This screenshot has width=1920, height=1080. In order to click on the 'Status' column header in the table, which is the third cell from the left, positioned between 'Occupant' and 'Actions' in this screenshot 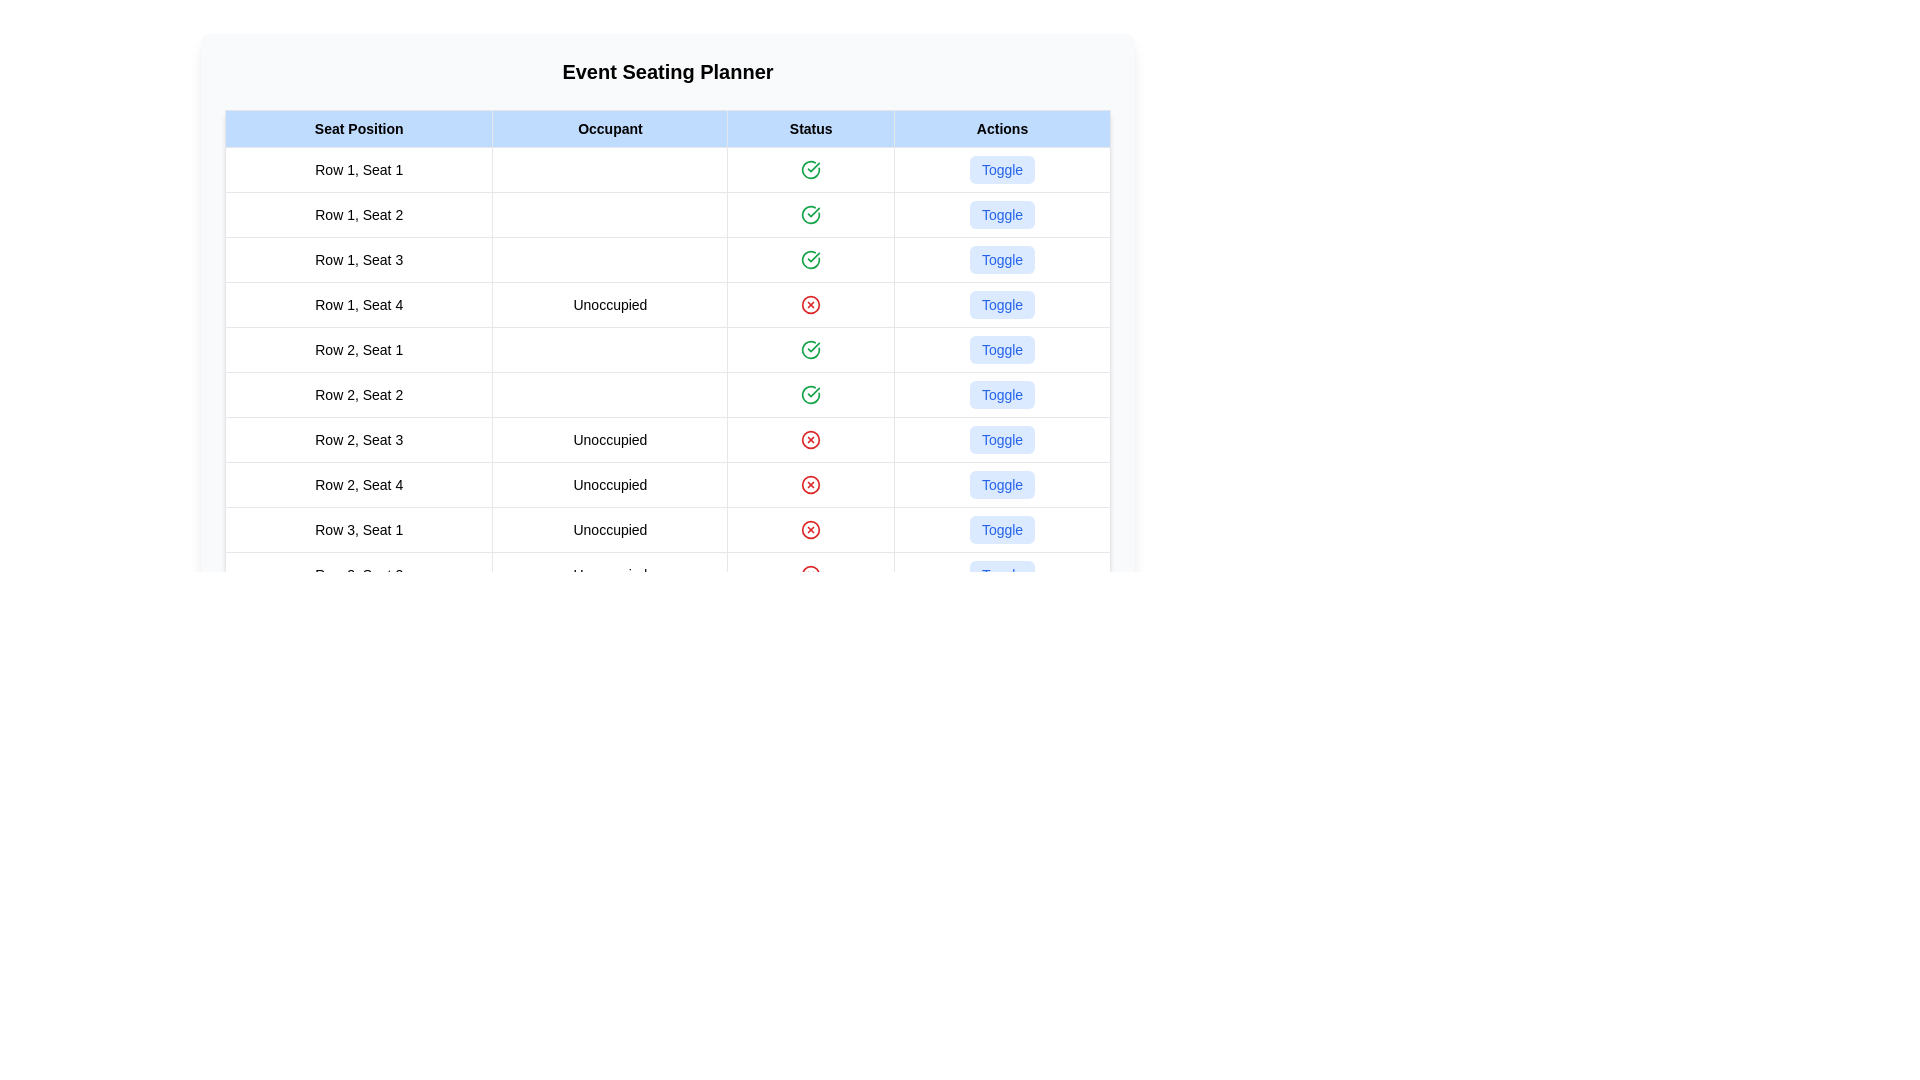, I will do `click(811, 128)`.